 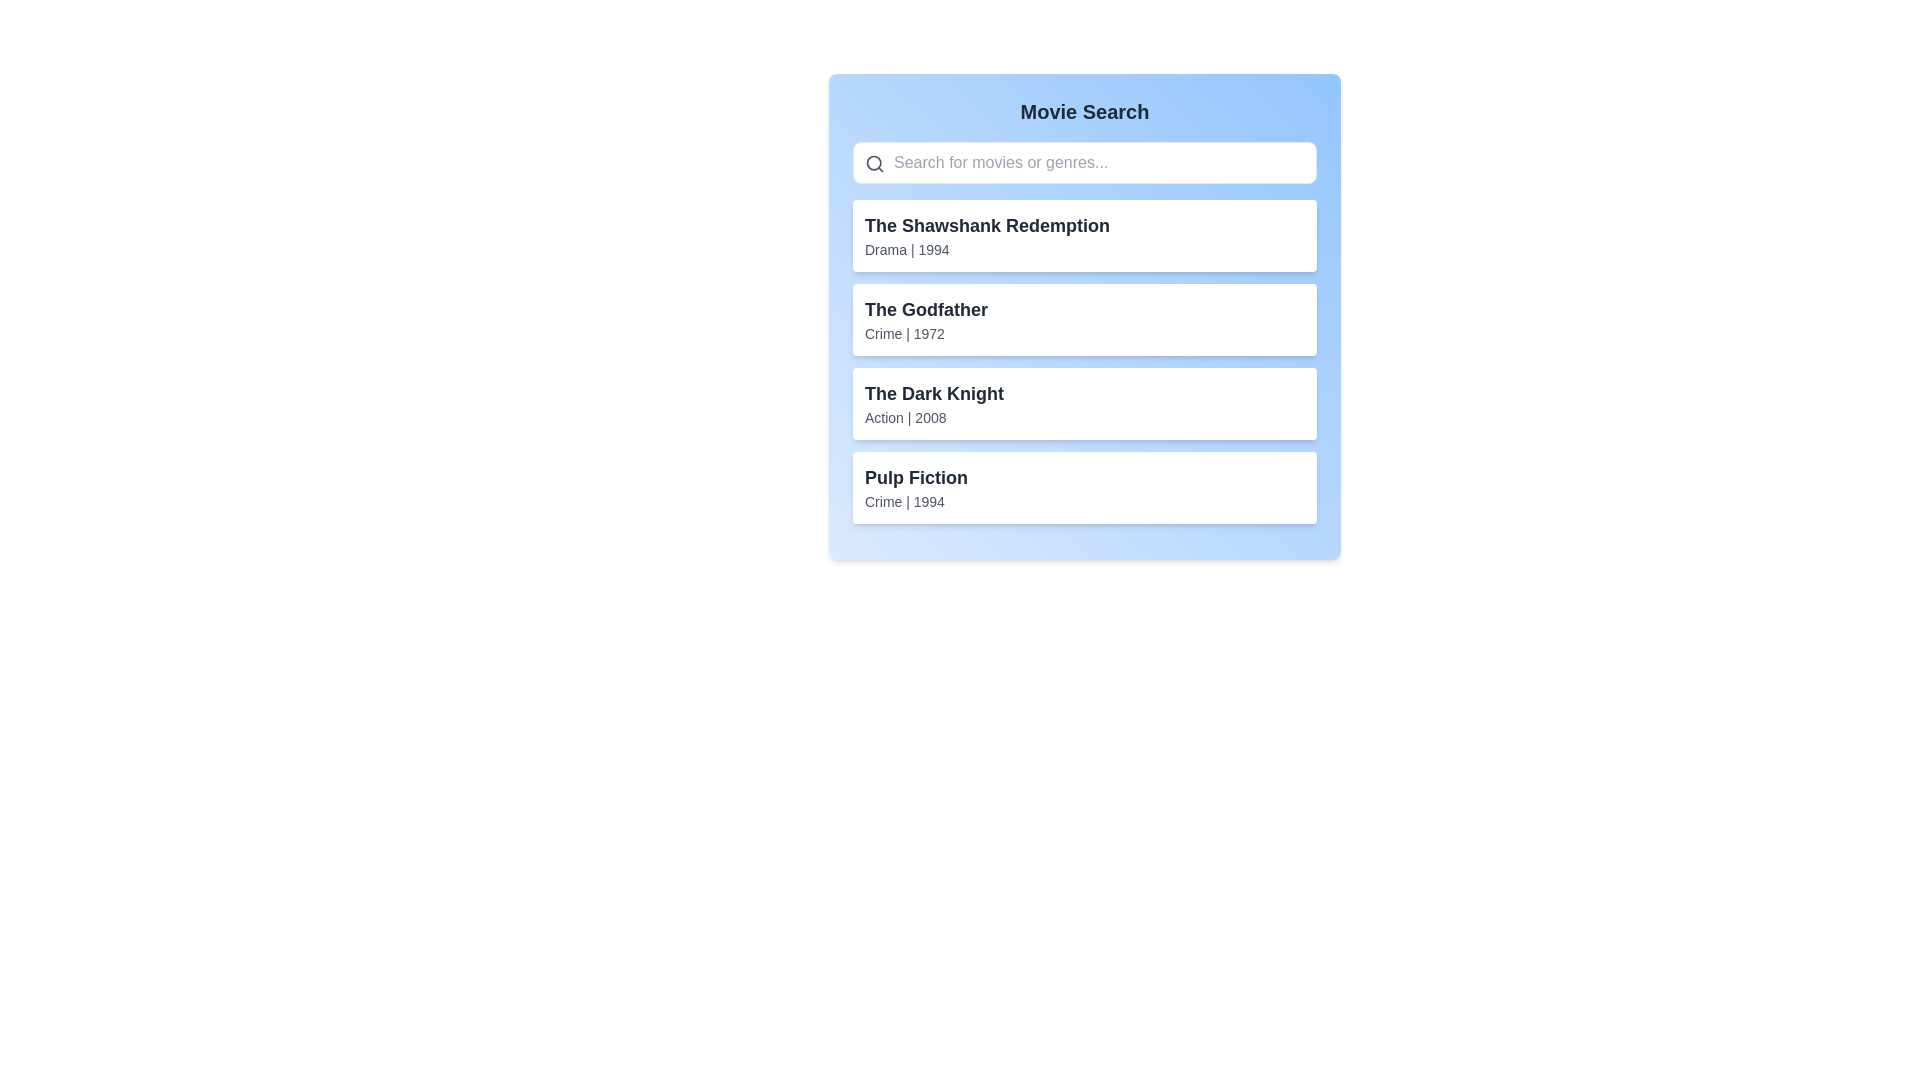 I want to click on the search bar located just below the title 'Movie Search', so click(x=1083, y=161).